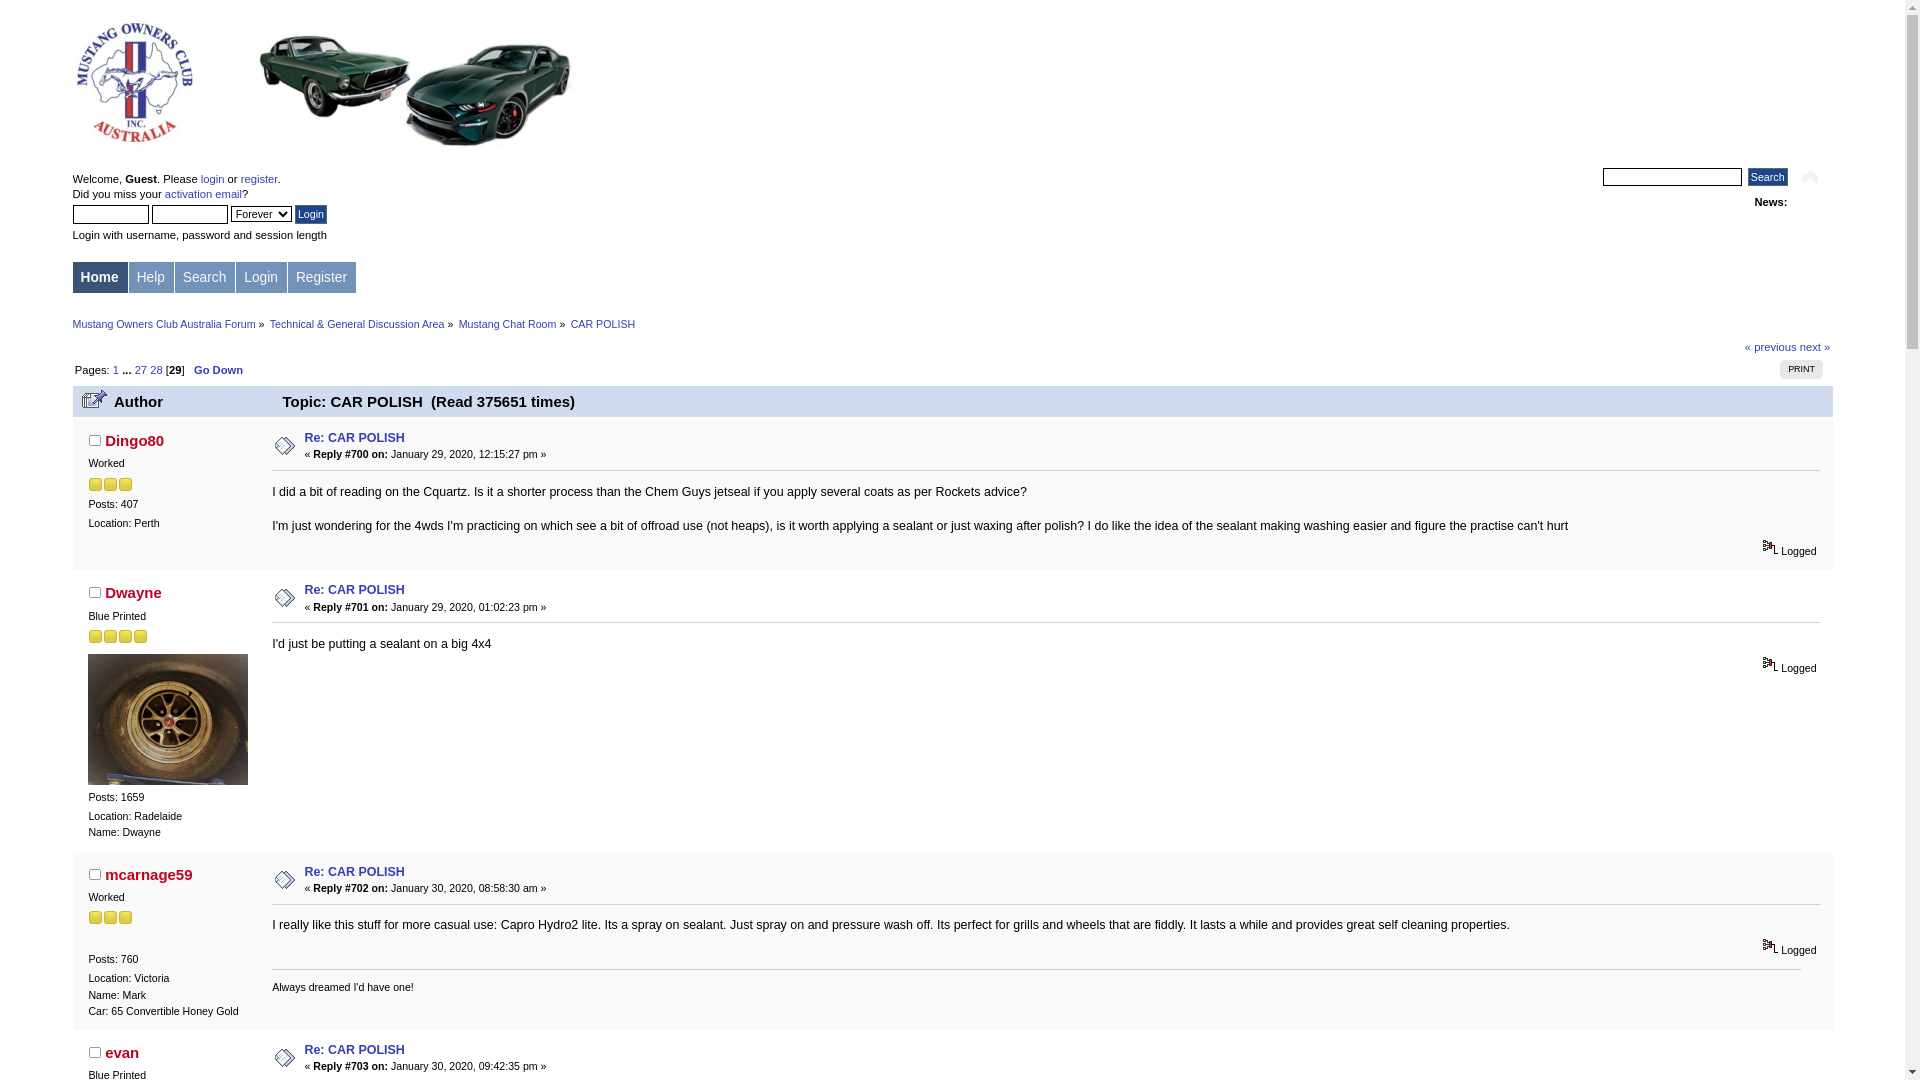  Describe the element at coordinates (258, 177) in the screenshot. I see `'register'` at that location.